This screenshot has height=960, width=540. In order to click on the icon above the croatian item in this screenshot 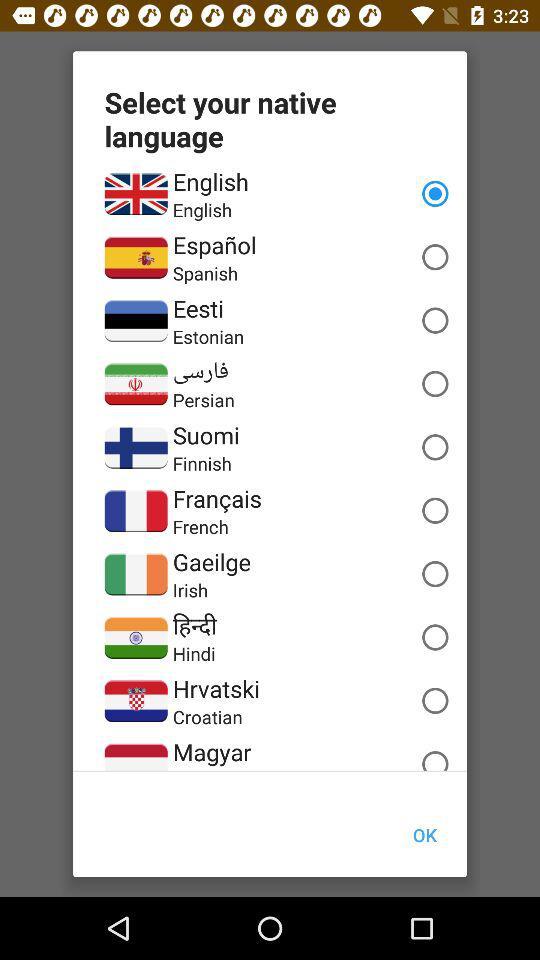, I will do `click(215, 688)`.